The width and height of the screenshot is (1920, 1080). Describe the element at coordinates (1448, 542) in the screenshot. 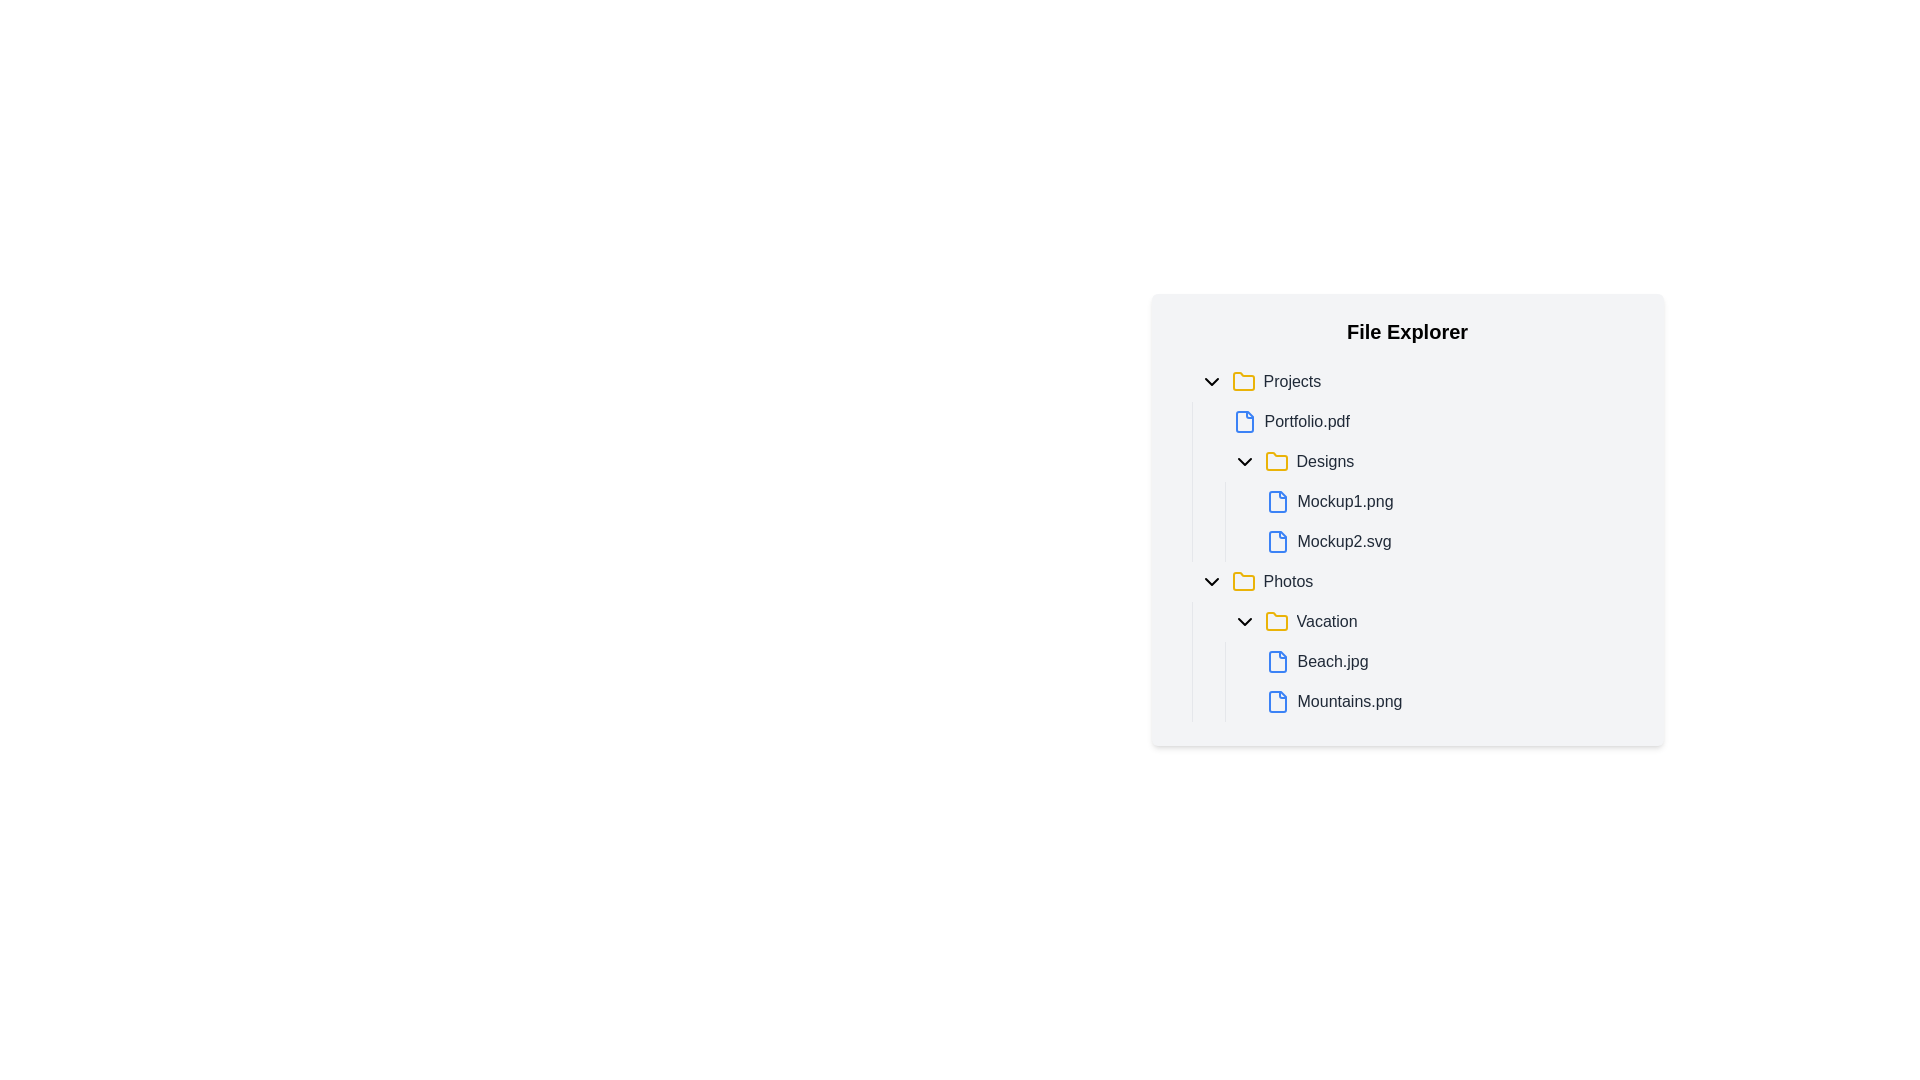

I see `the file item 'Mockup2.svg' located in the 'Designs' folder under 'Projects'` at that location.